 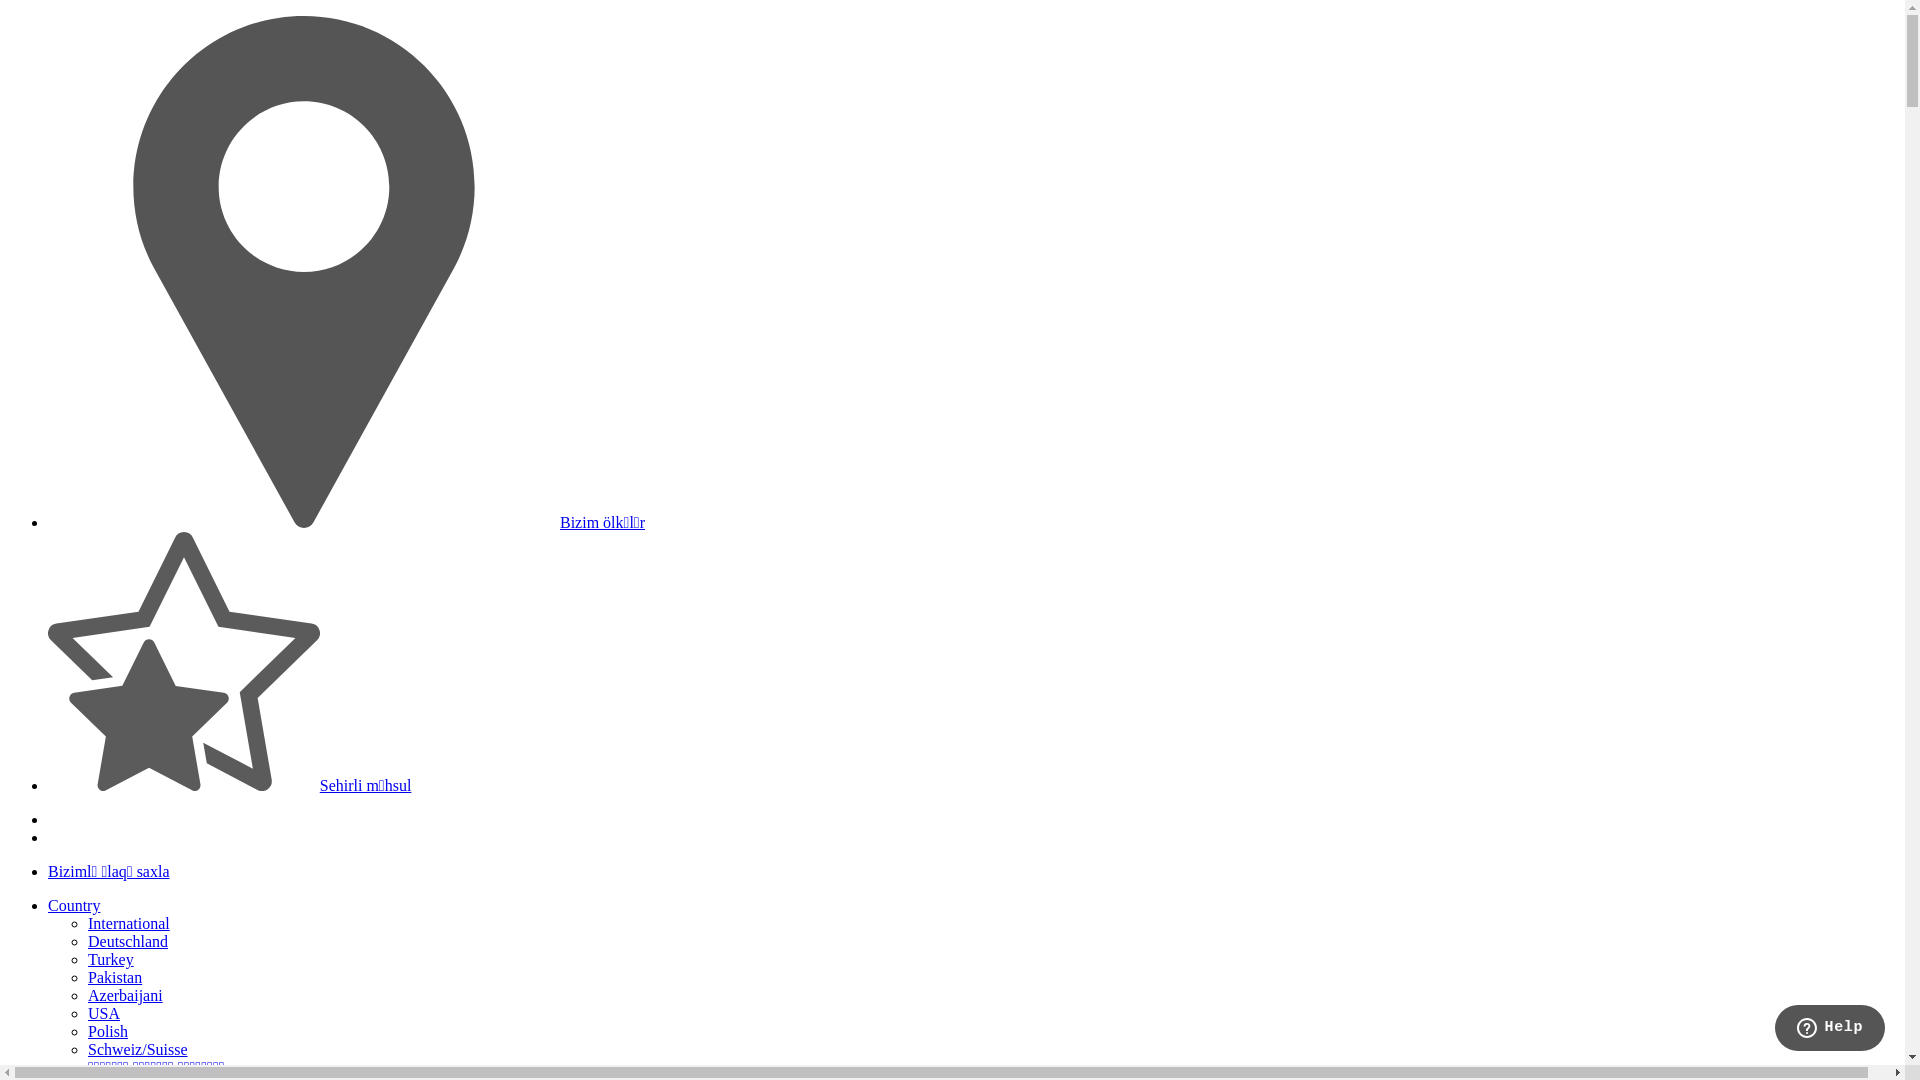 What do you see at coordinates (103, 1013) in the screenshot?
I see `'USA'` at bounding box center [103, 1013].